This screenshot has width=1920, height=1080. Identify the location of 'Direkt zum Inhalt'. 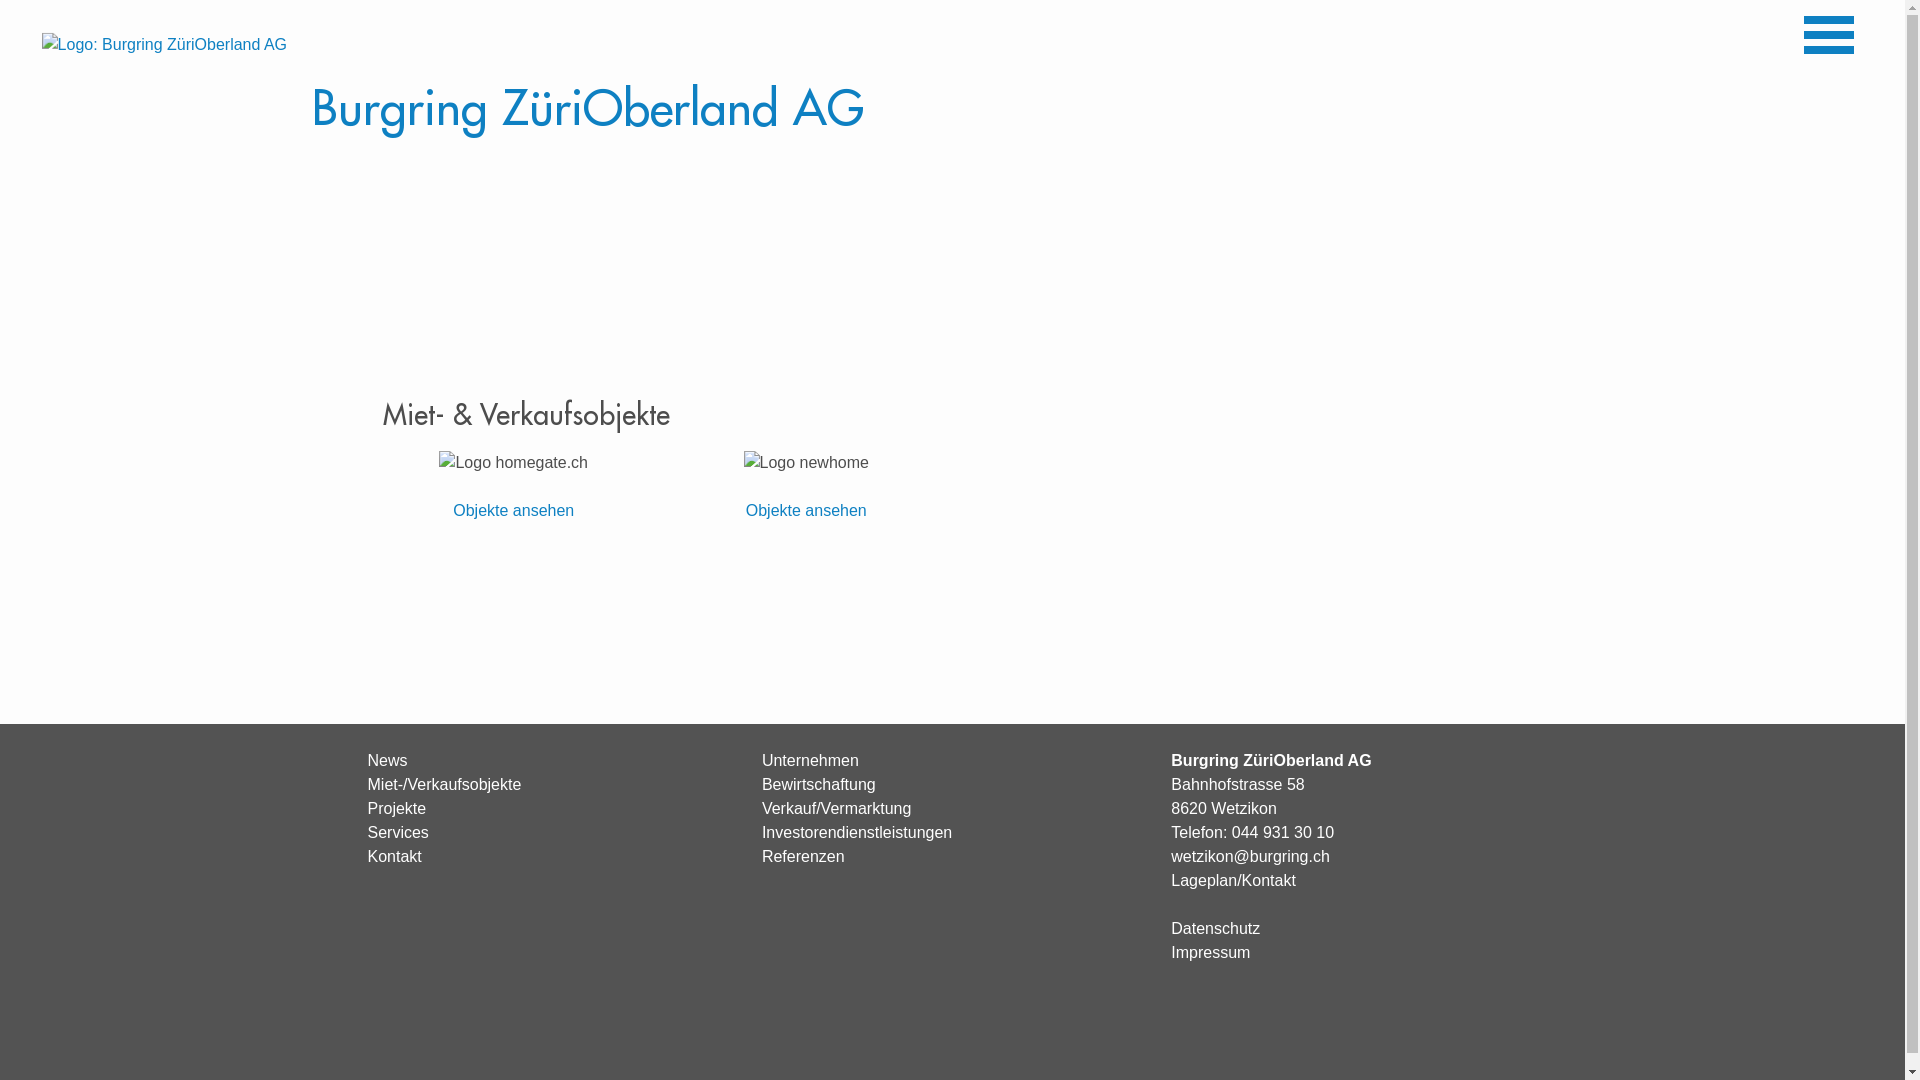
(56, 0).